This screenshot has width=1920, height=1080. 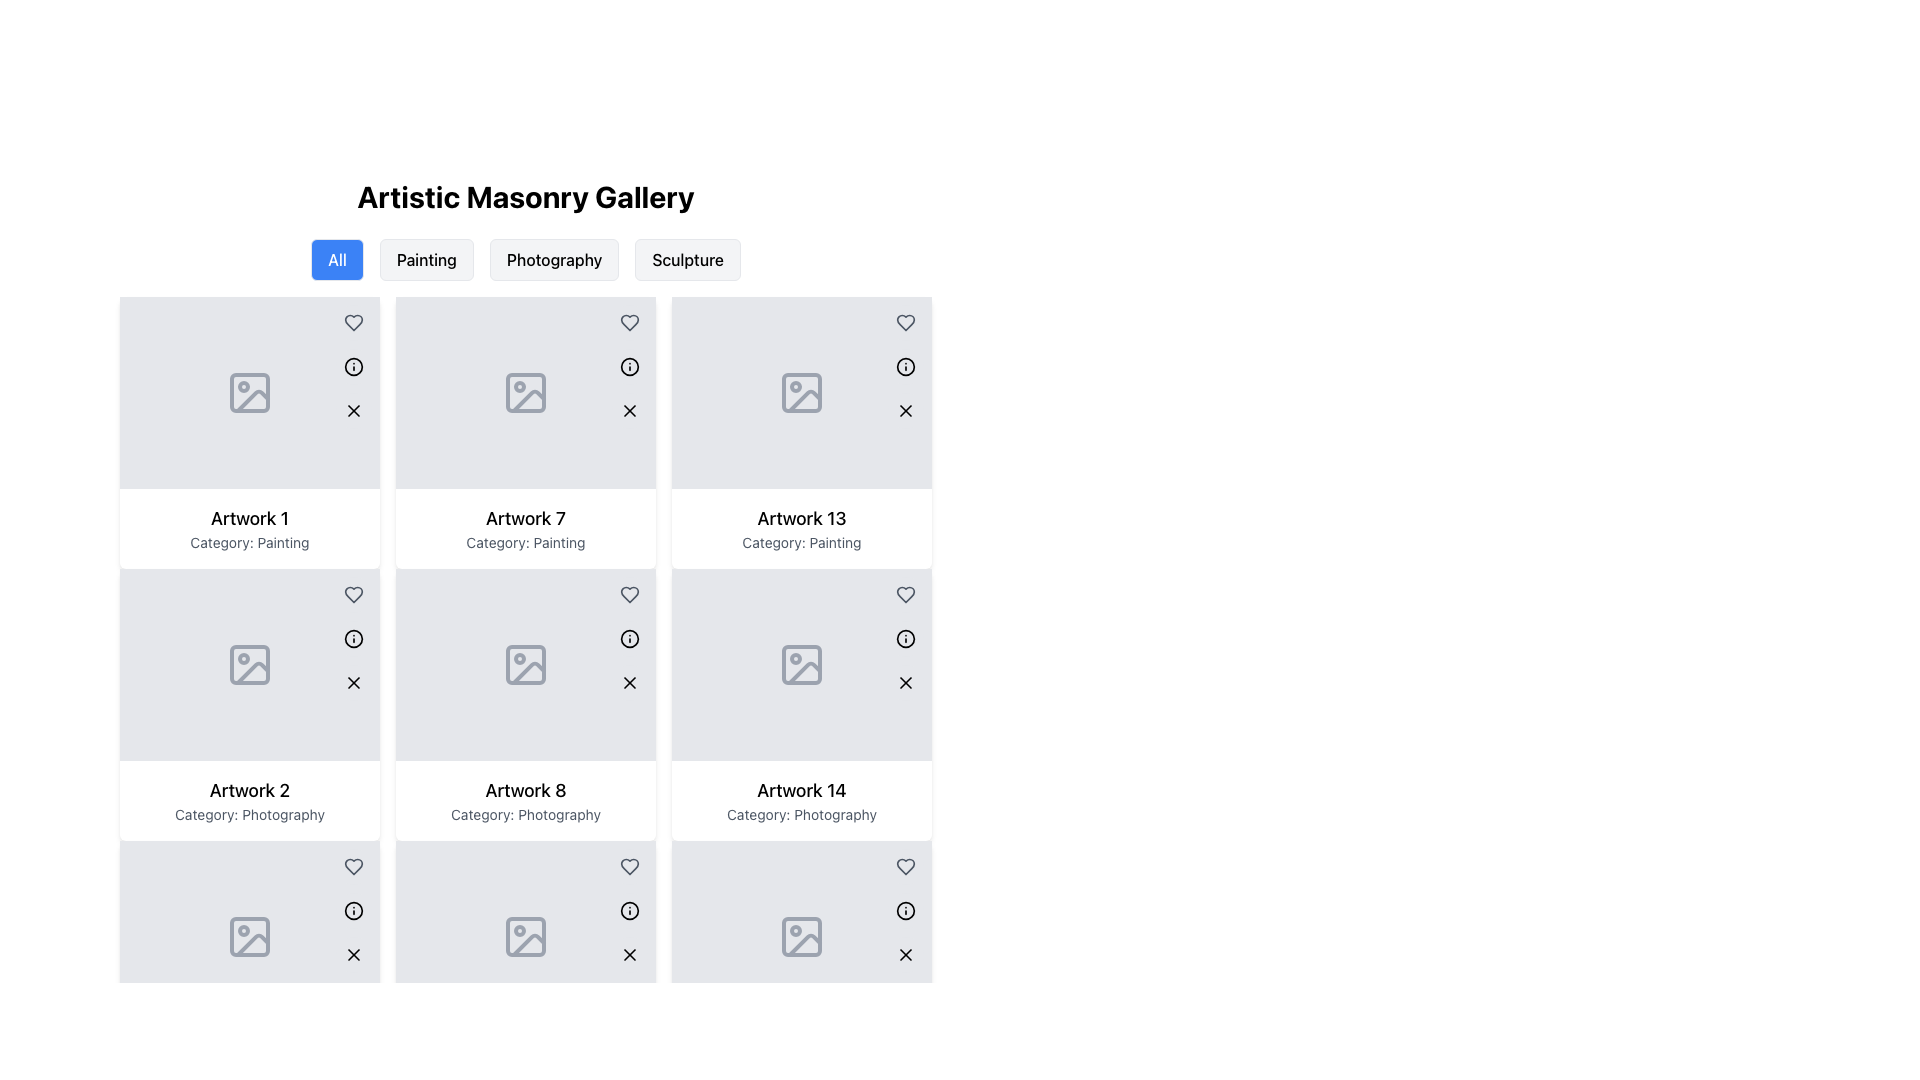 What do you see at coordinates (628, 410) in the screenshot?
I see `the delete button located in the top-right section of the 'Artwork 7' card, which is the third button in a vertical stack of buttons following a heart icon and an information icon` at bounding box center [628, 410].